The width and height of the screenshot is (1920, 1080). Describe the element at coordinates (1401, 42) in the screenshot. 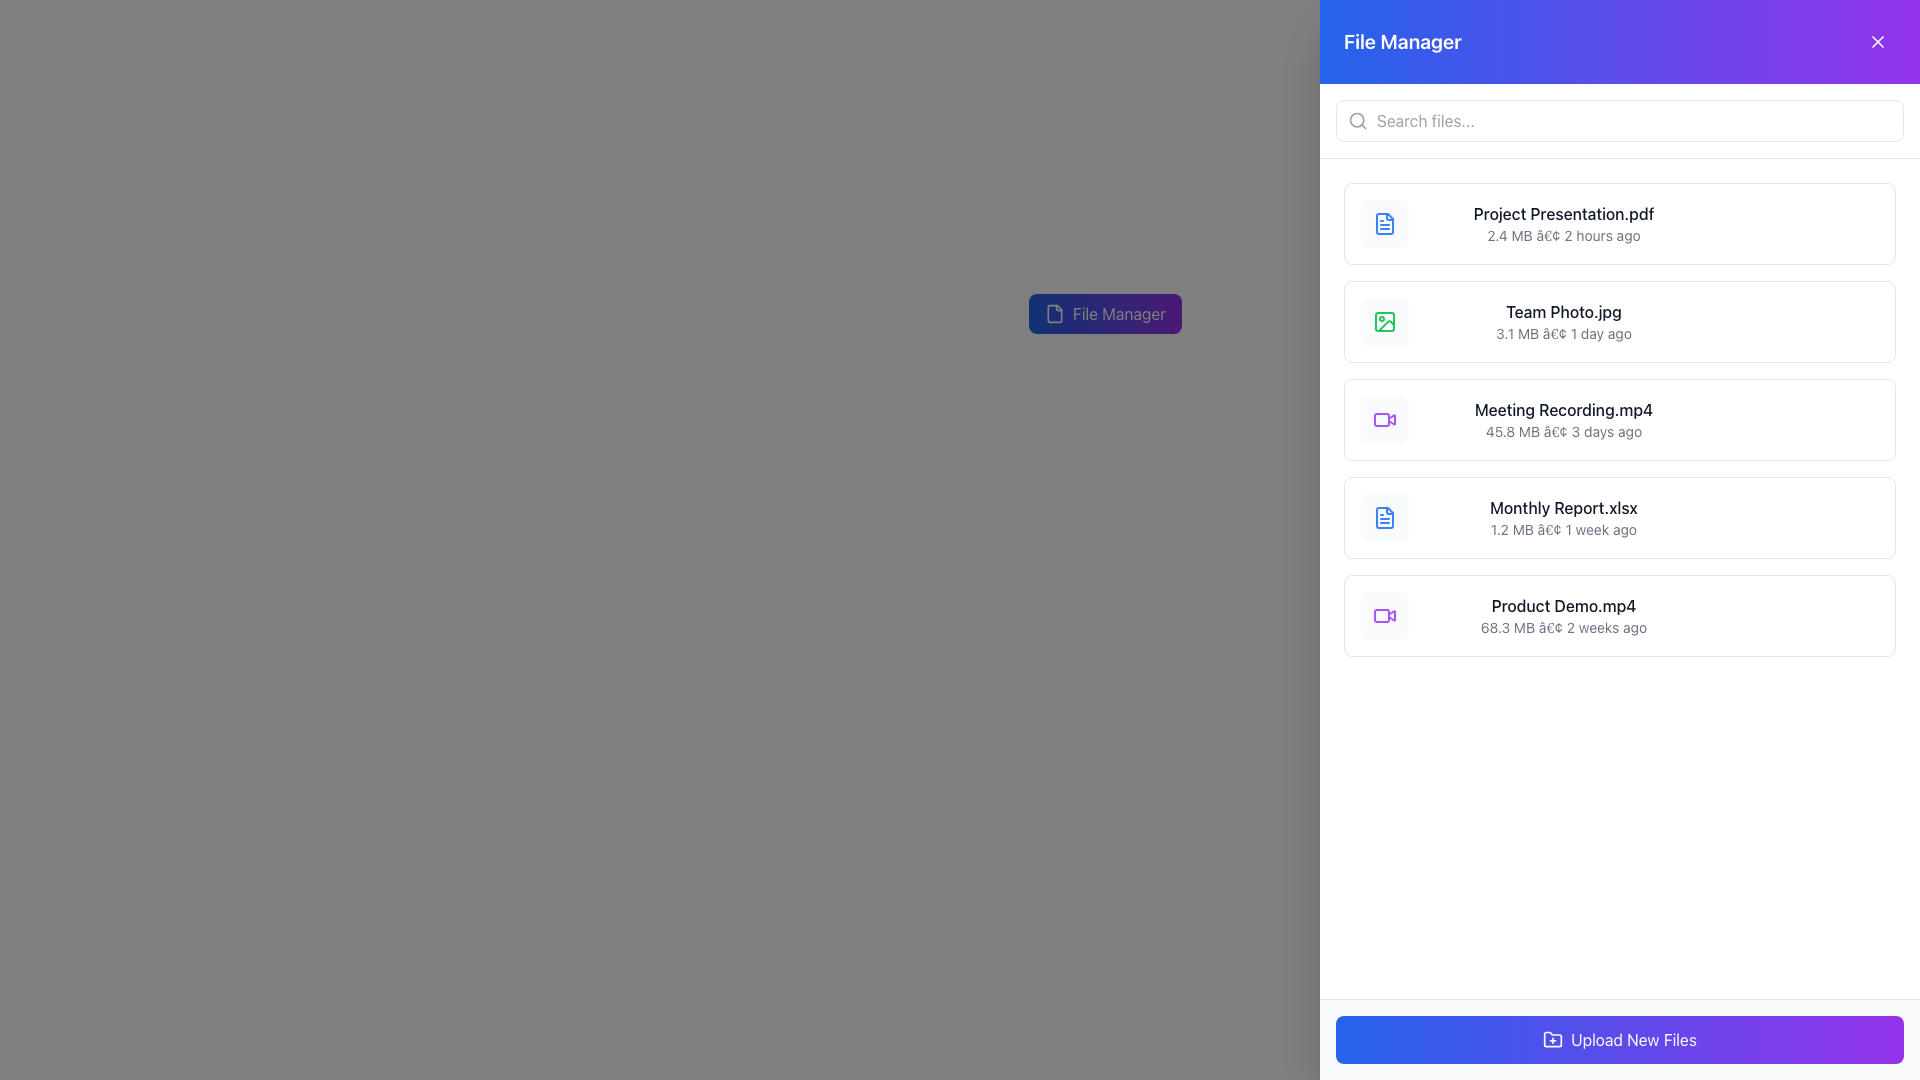

I see `the 'File Manager' title text label, which is located in the upper-left portion of the sidebar and serves as a heading for the section` at that location.